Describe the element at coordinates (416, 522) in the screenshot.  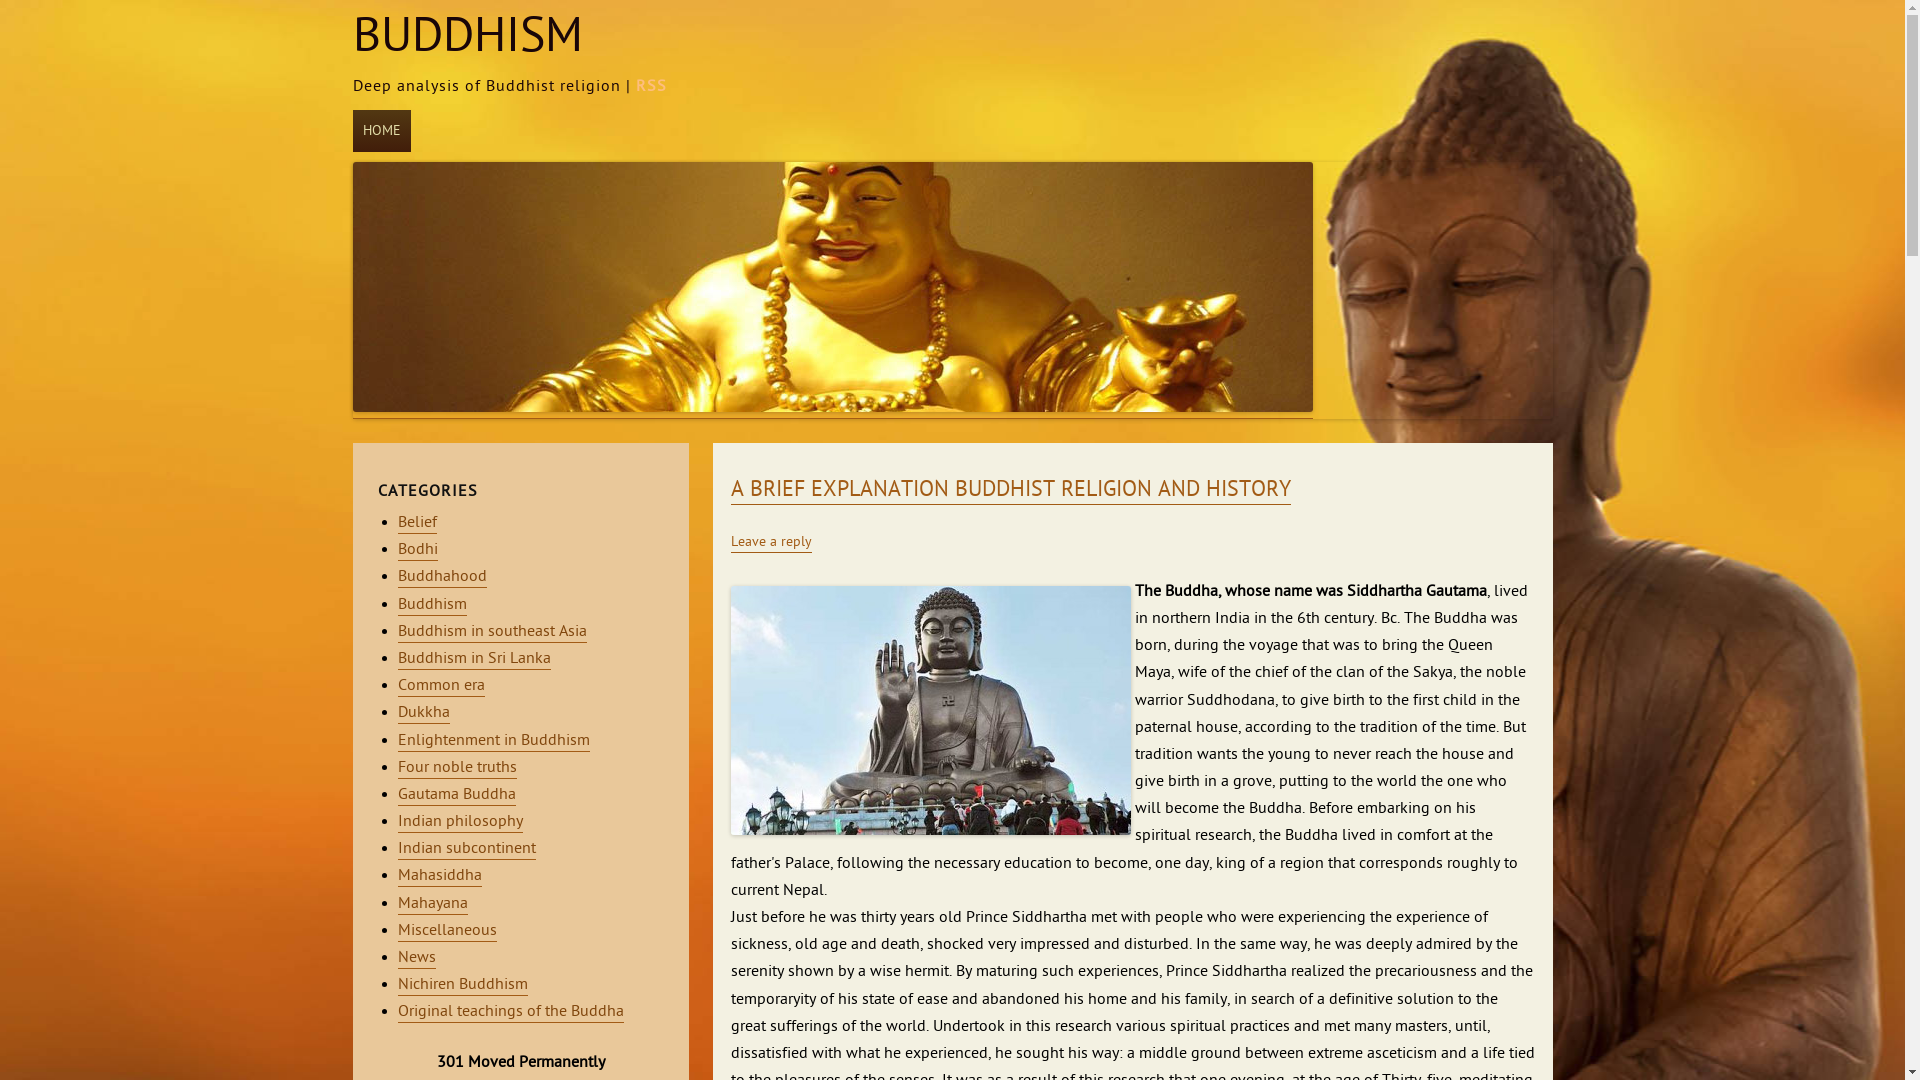
I see `'Belief'` at that location.